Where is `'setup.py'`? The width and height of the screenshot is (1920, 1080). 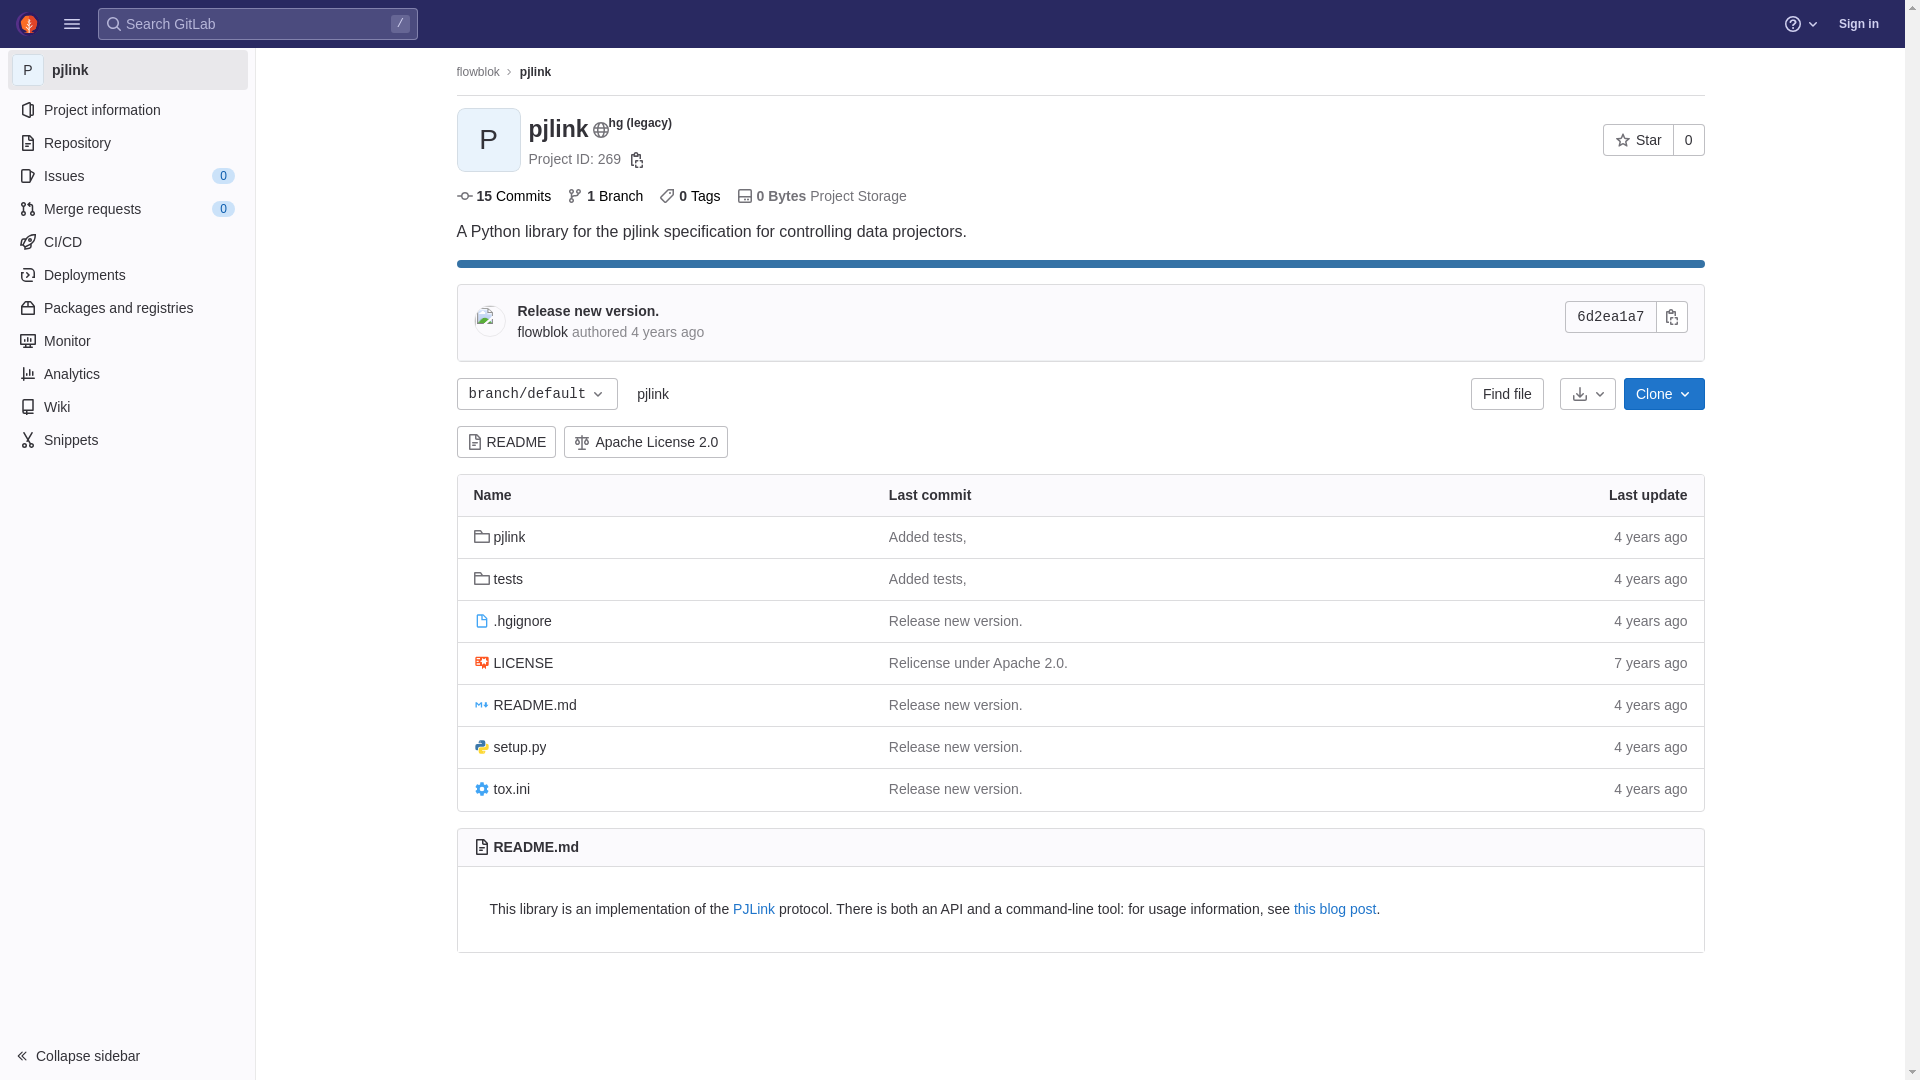 'setup.py' is located at coordinates (510, 747).